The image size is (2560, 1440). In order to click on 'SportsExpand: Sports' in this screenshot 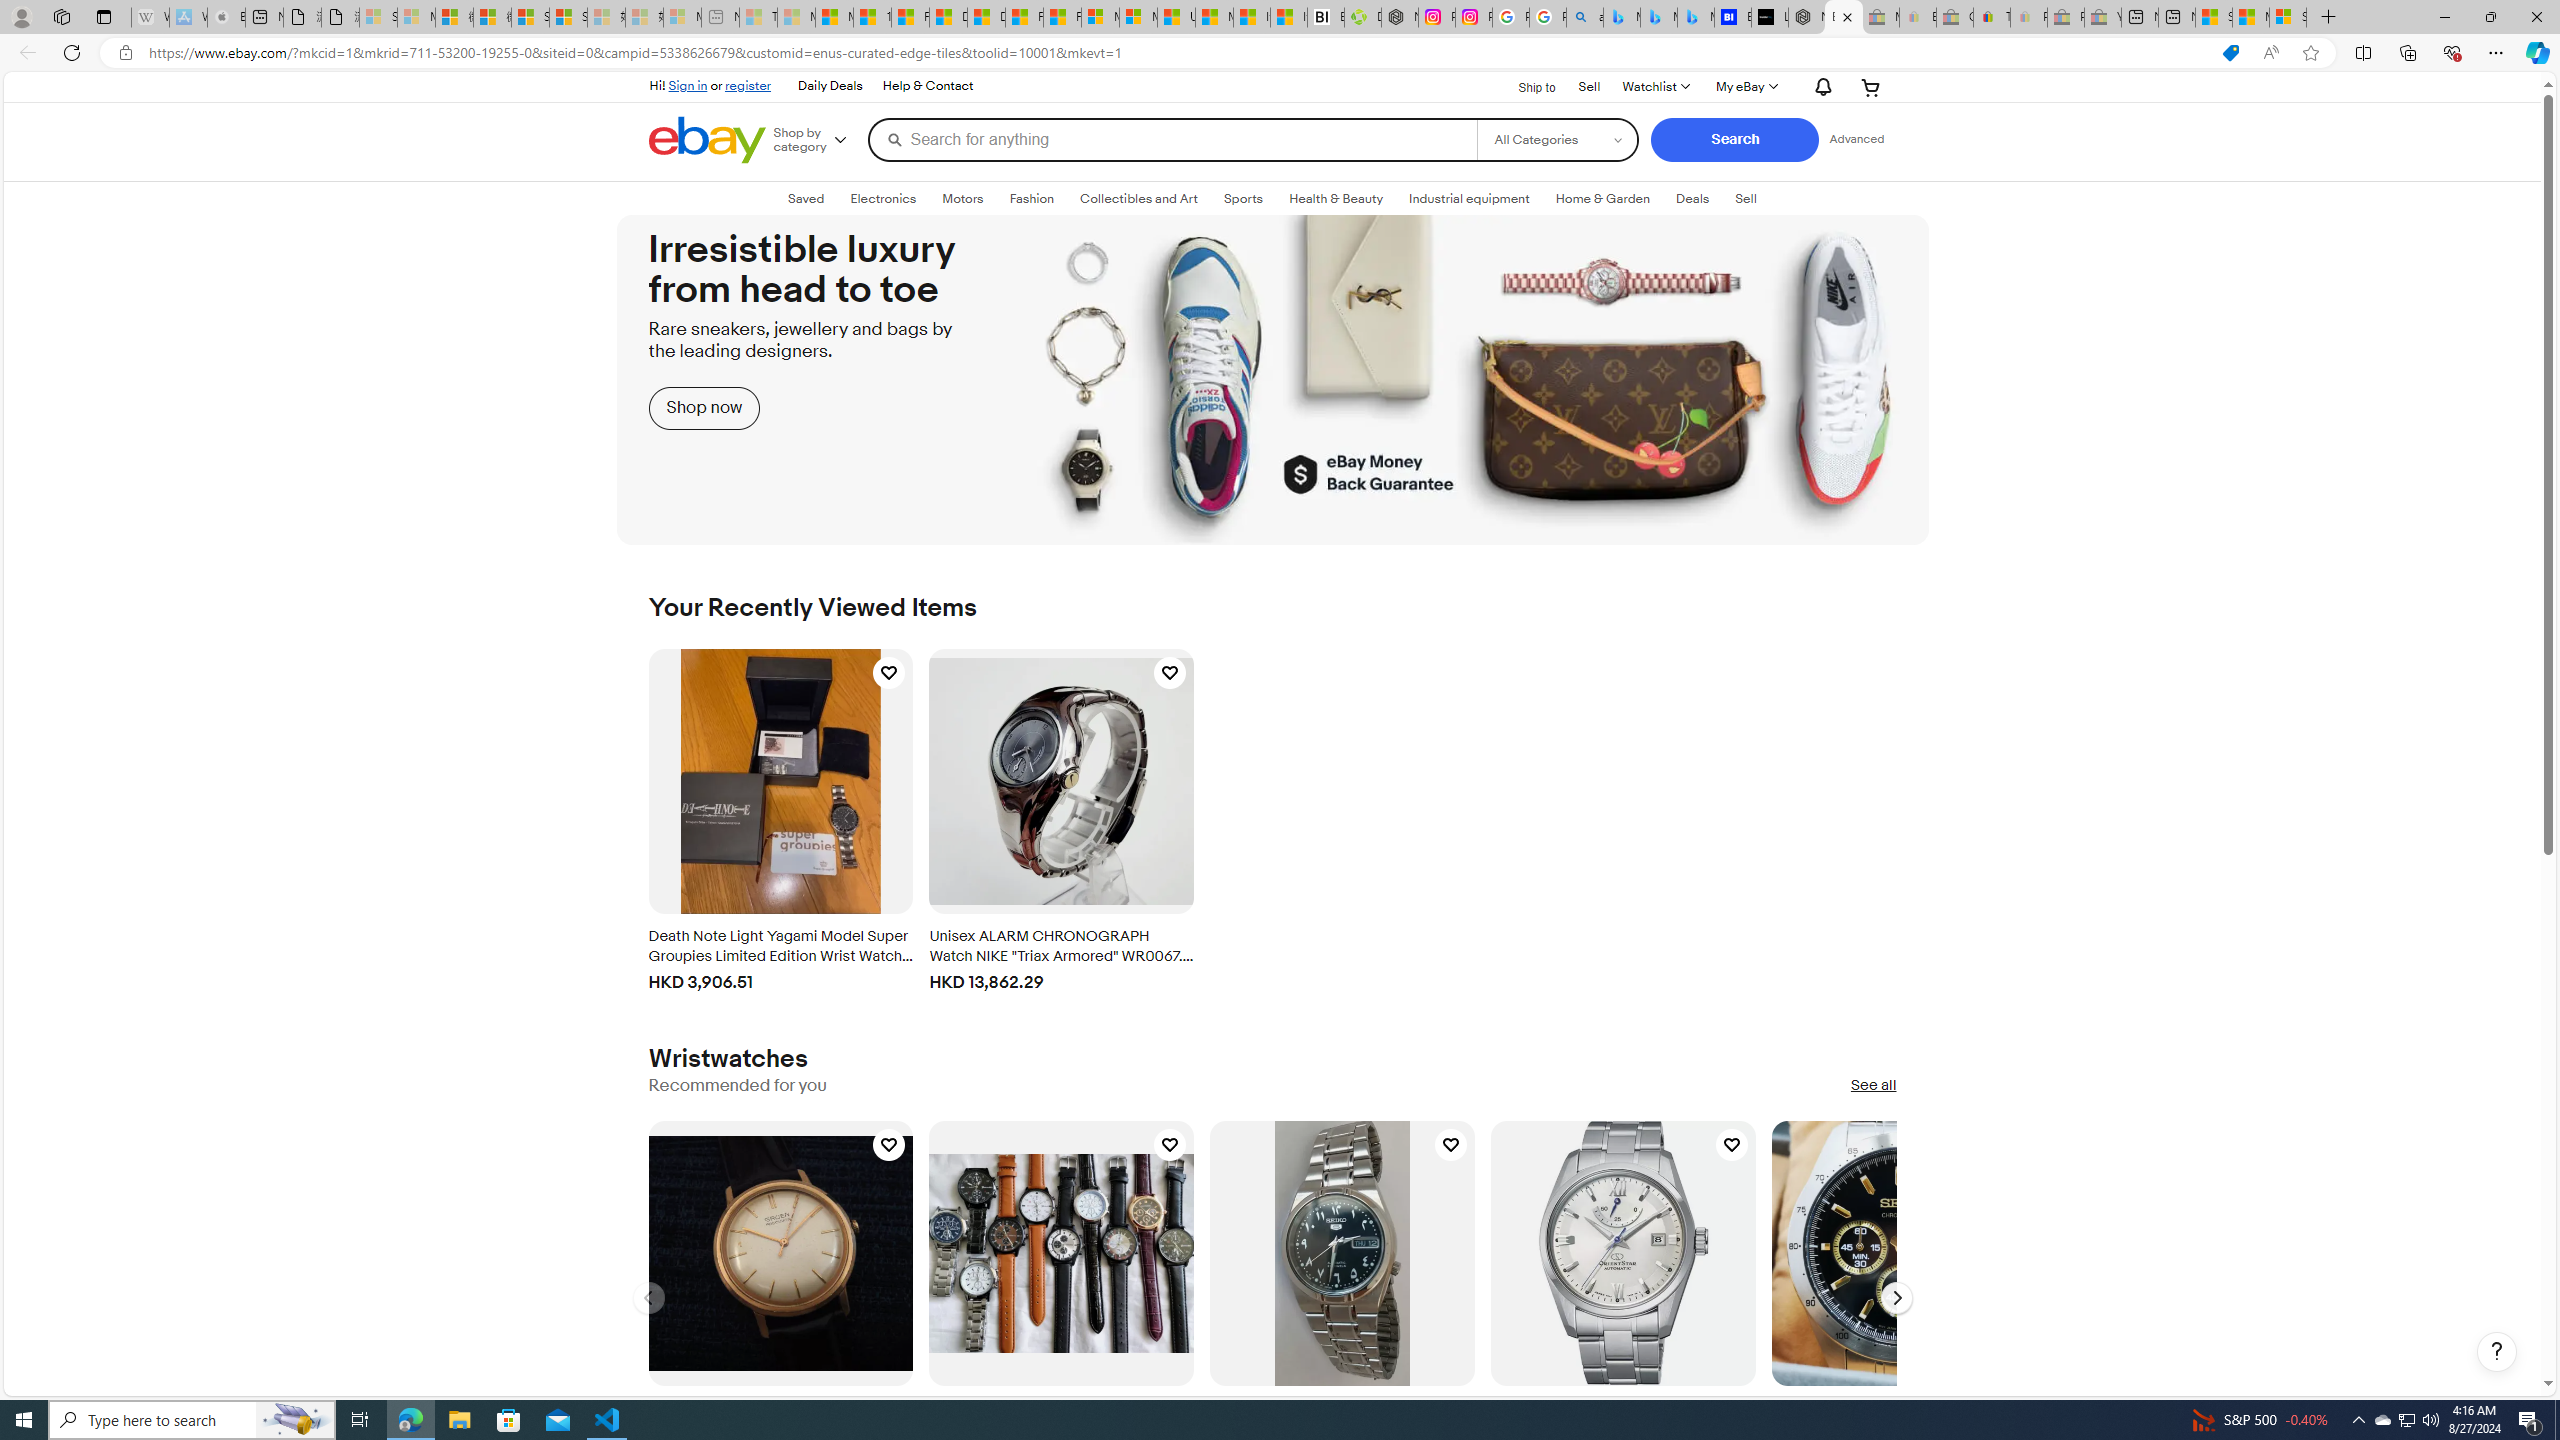, I will do `click(1243, 198)`.